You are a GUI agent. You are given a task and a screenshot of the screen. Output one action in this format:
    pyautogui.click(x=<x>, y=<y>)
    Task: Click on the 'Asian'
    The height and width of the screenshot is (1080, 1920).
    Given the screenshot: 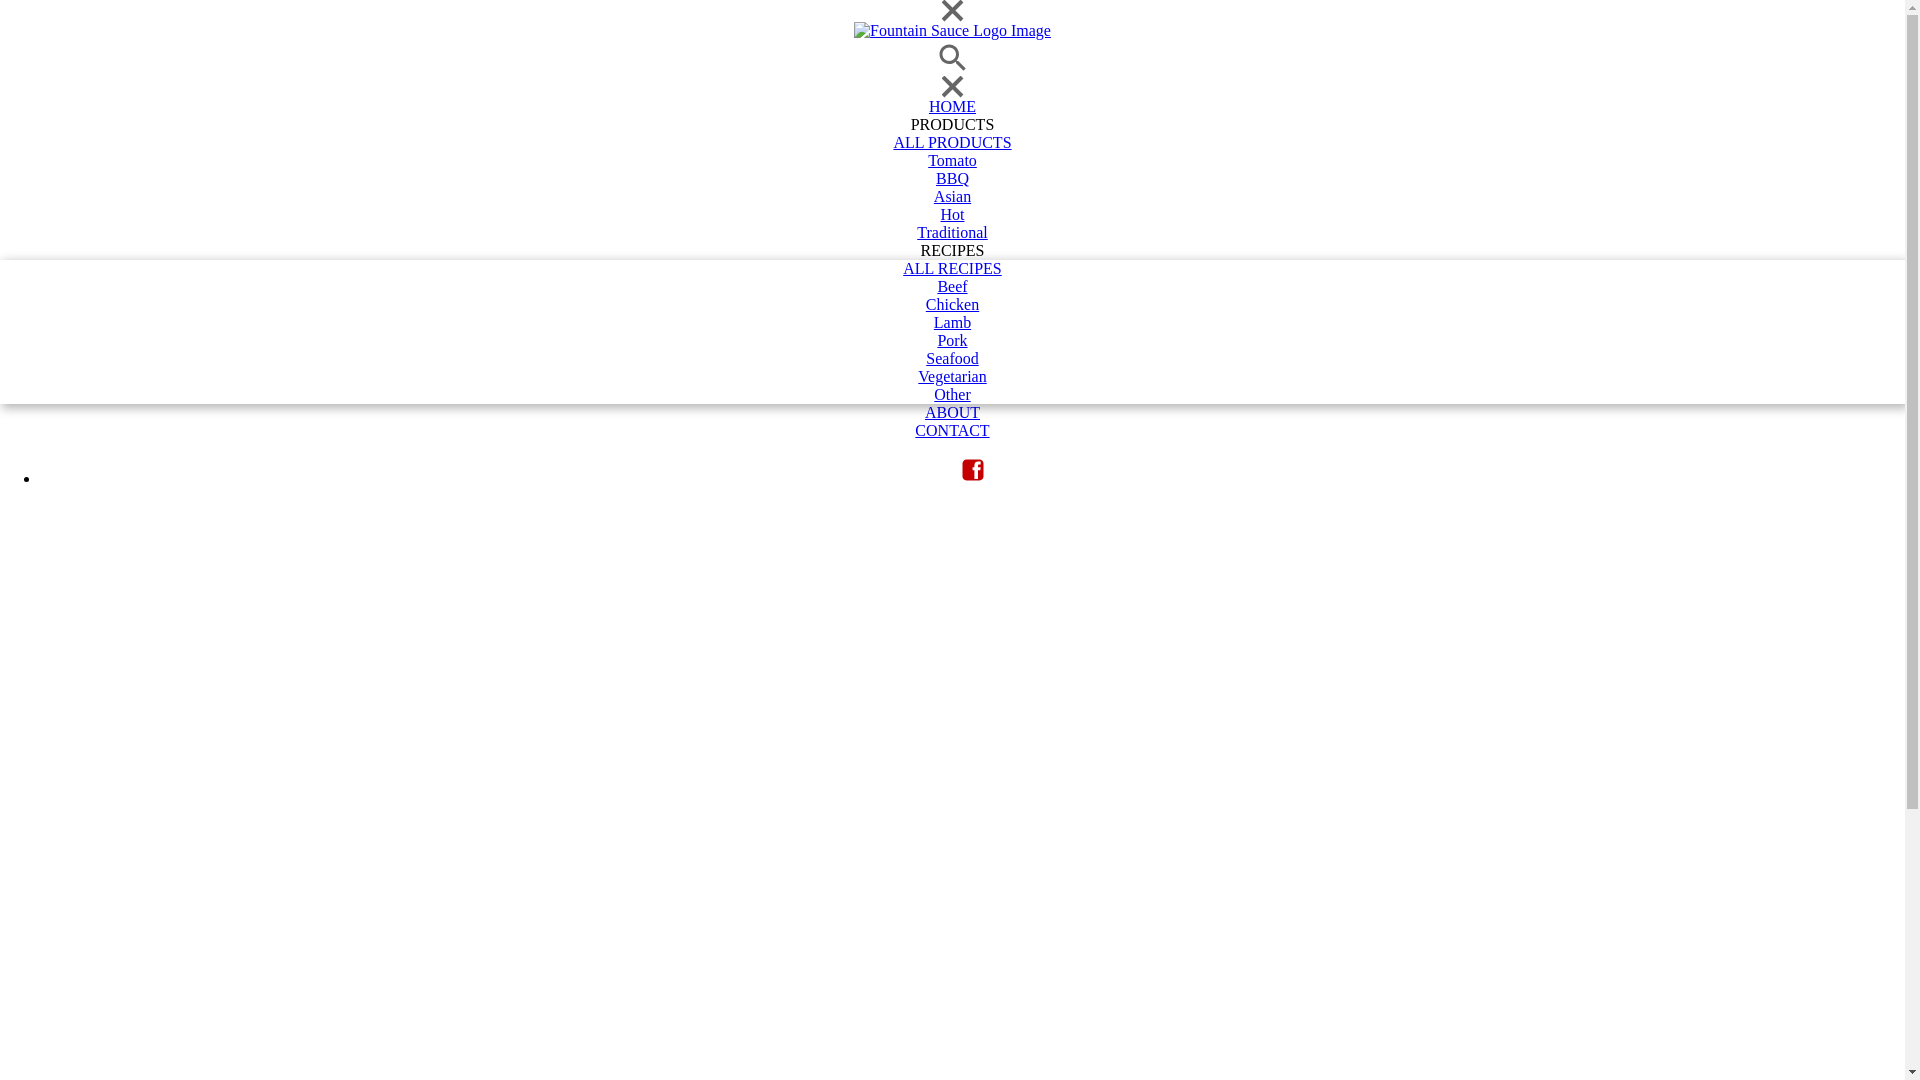 What is the action you would take?
    pyautogui.click(x=0, y=196)
    